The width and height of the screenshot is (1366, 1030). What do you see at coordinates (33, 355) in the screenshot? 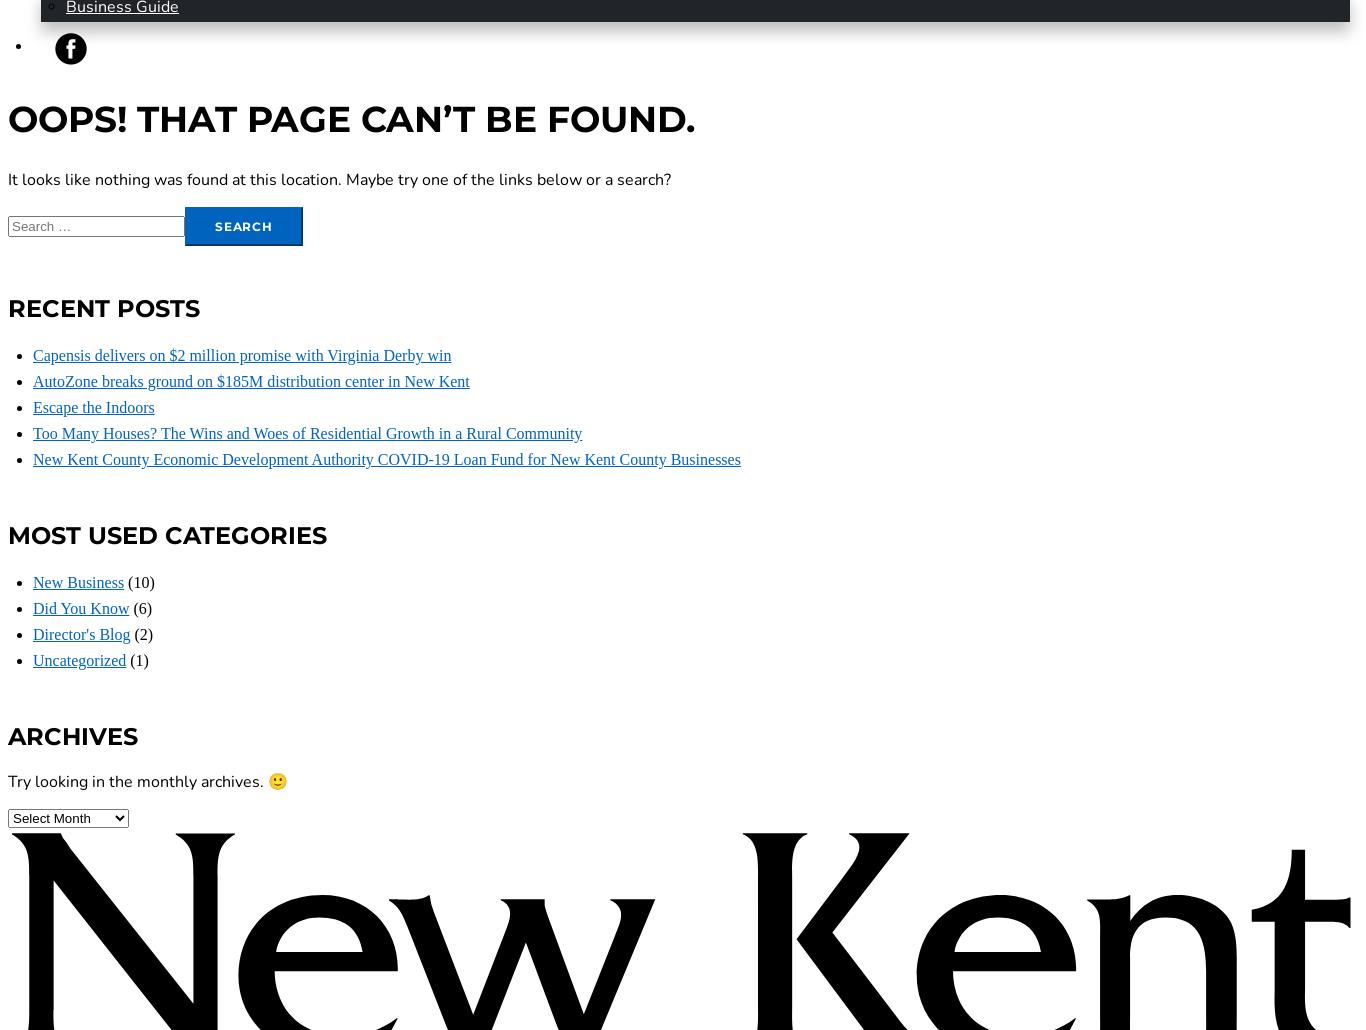
I see `'Capensis delivers on $2 million promise with Virginia Derby win'` at bounding box center [33, 355].